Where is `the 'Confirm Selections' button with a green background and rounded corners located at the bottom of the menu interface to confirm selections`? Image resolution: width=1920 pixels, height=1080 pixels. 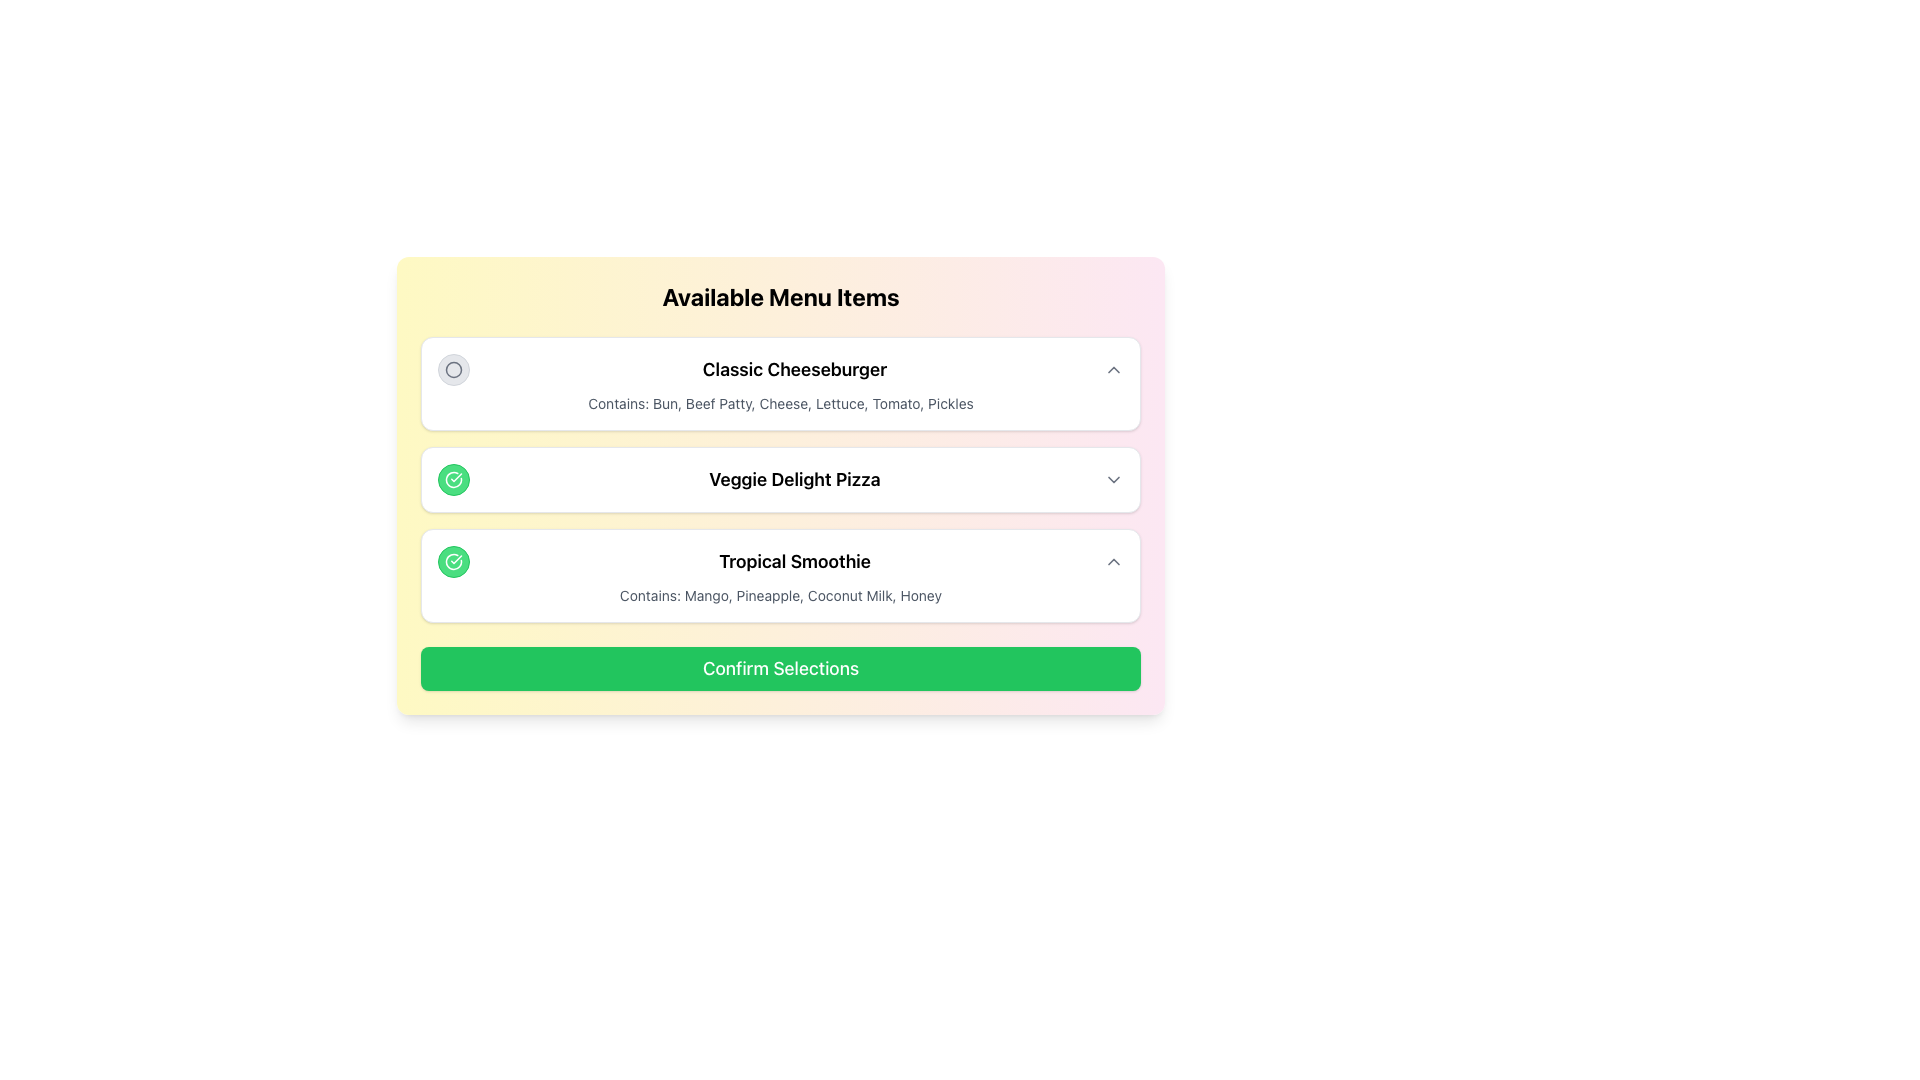
the 'Confirm Selections' button with a green background and rounded corners located at the bottom of the menu interface to confirm selections is located at coordinates (780, 668).